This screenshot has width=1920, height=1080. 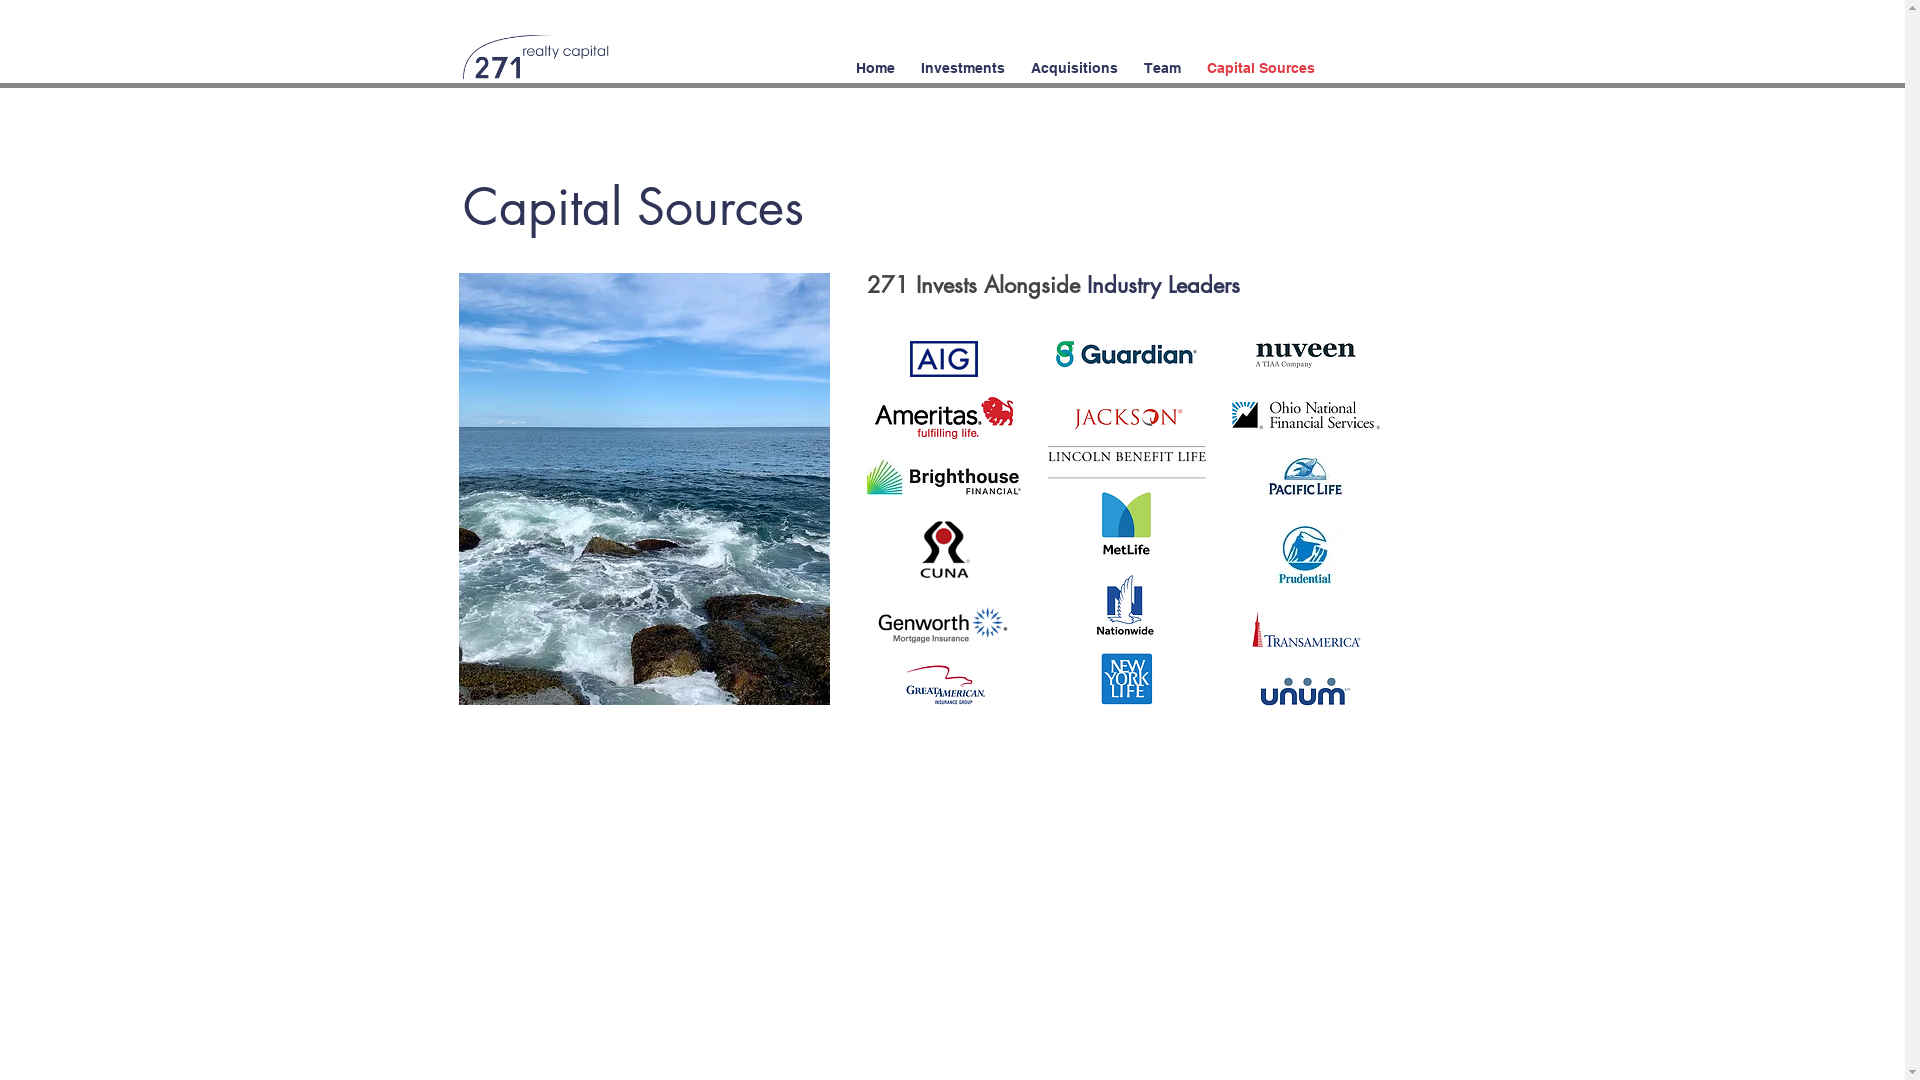 I want to click on 'Capital Sources', so click(x=1194, y=58).